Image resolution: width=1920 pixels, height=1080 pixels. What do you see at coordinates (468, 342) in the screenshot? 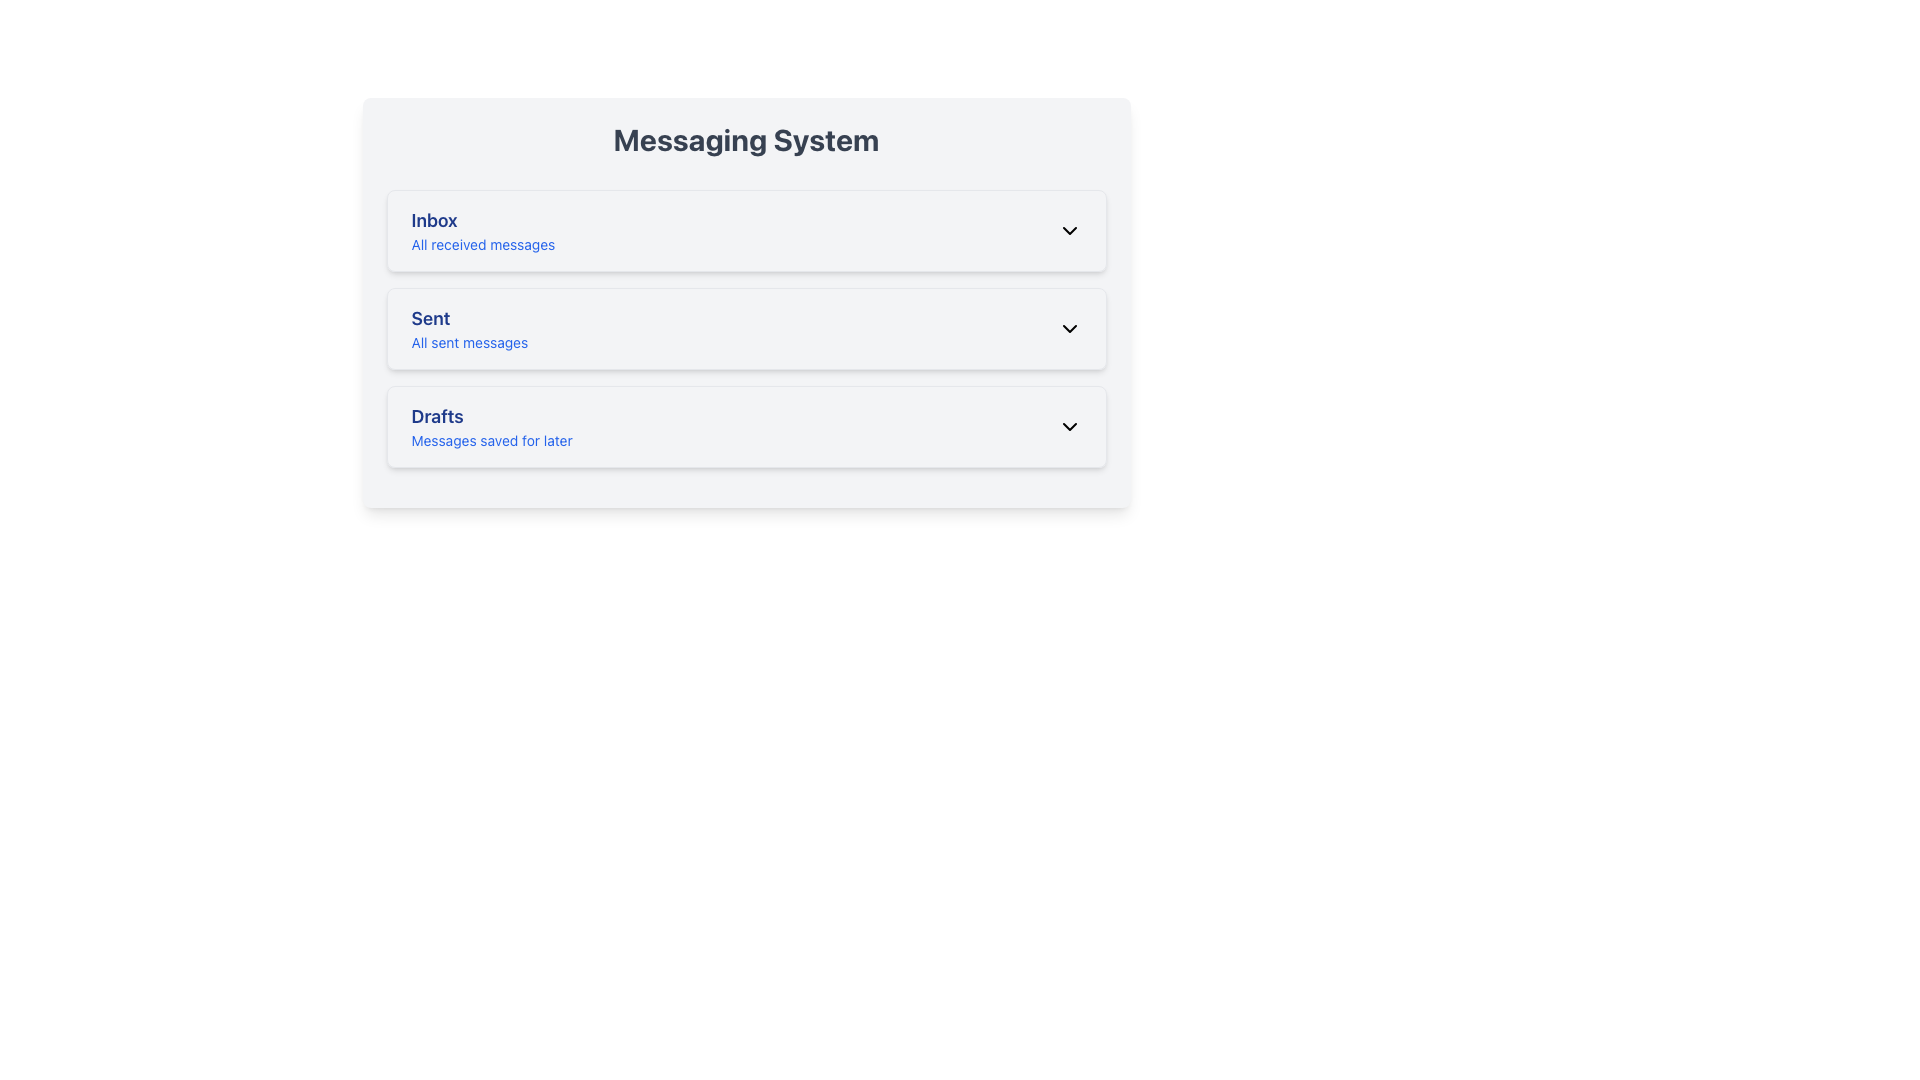
I see `text block that states 'All sent messages', which is styled in blue and positioned below the 'Sent' heading` at bounding box center [468, 342].